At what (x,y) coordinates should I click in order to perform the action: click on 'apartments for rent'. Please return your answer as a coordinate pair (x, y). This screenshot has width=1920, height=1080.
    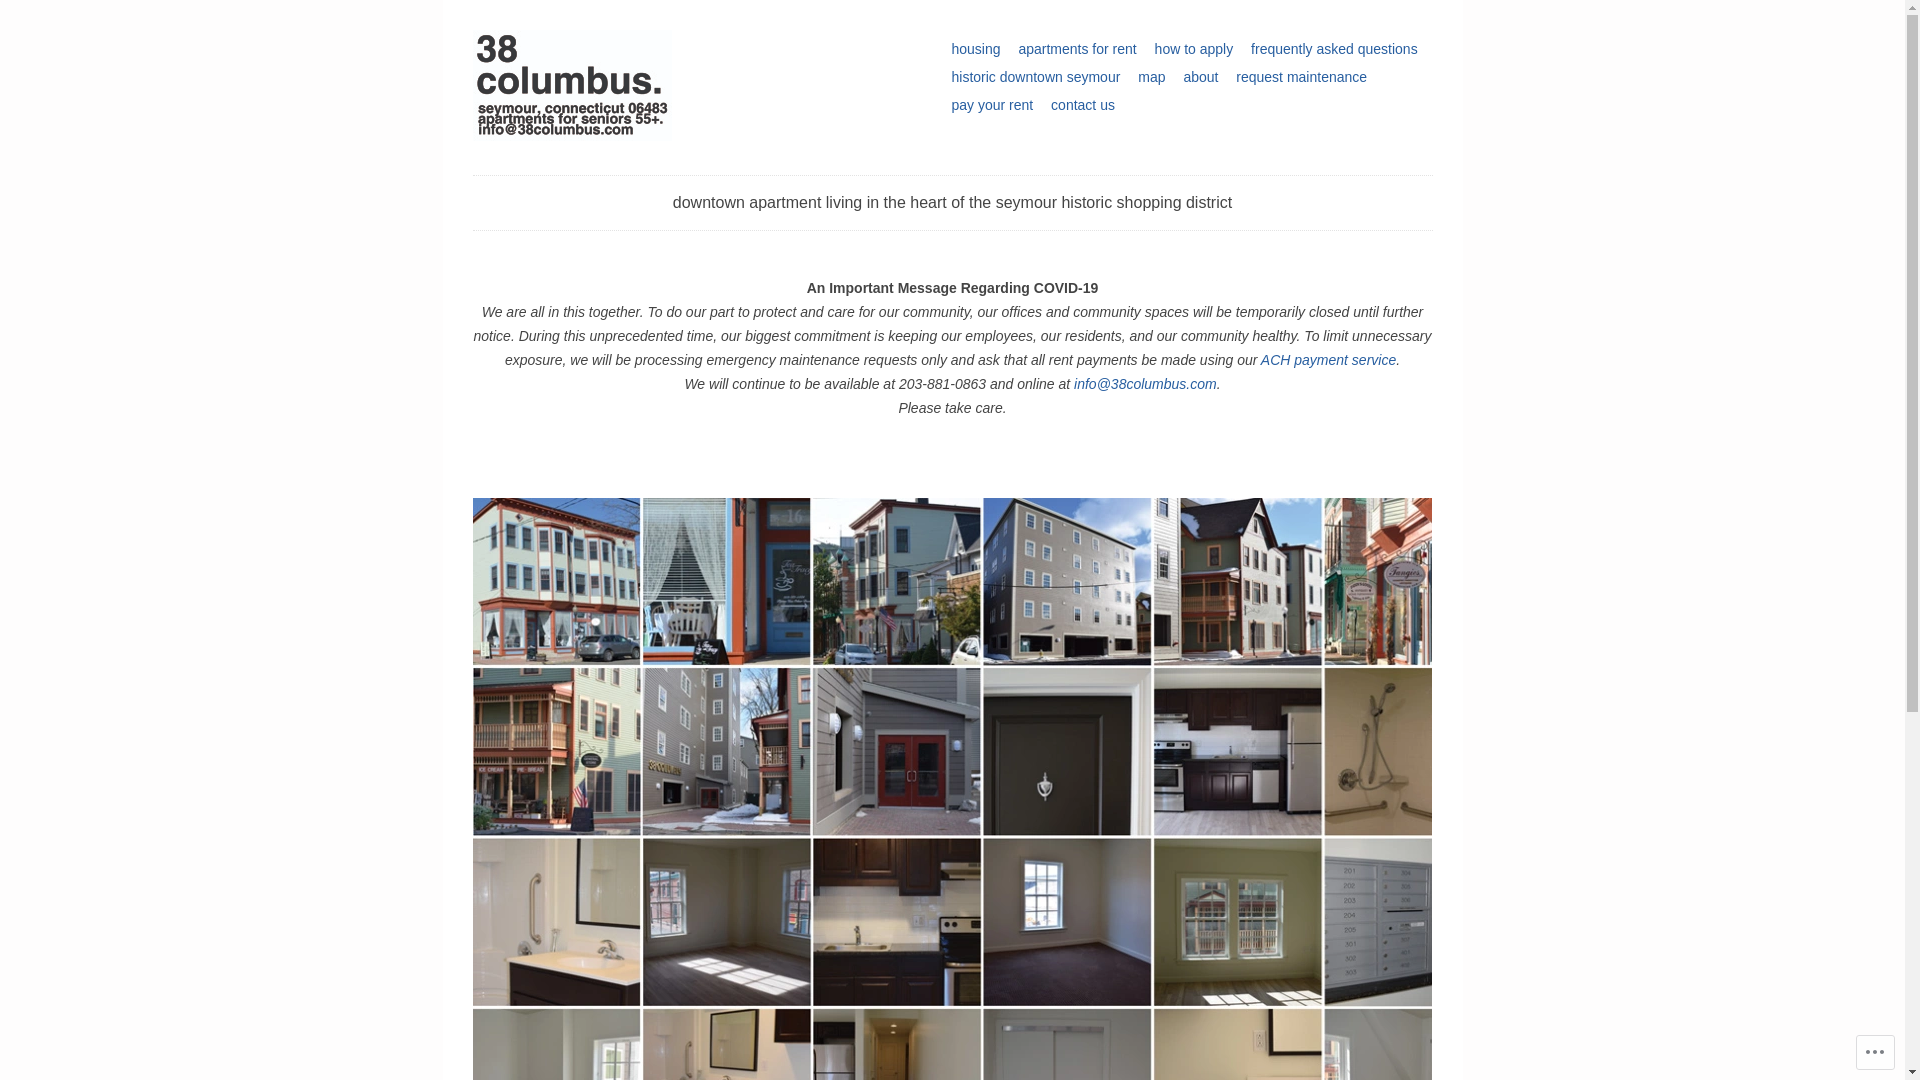
    Looking at the image, I should click on (1011, 48).